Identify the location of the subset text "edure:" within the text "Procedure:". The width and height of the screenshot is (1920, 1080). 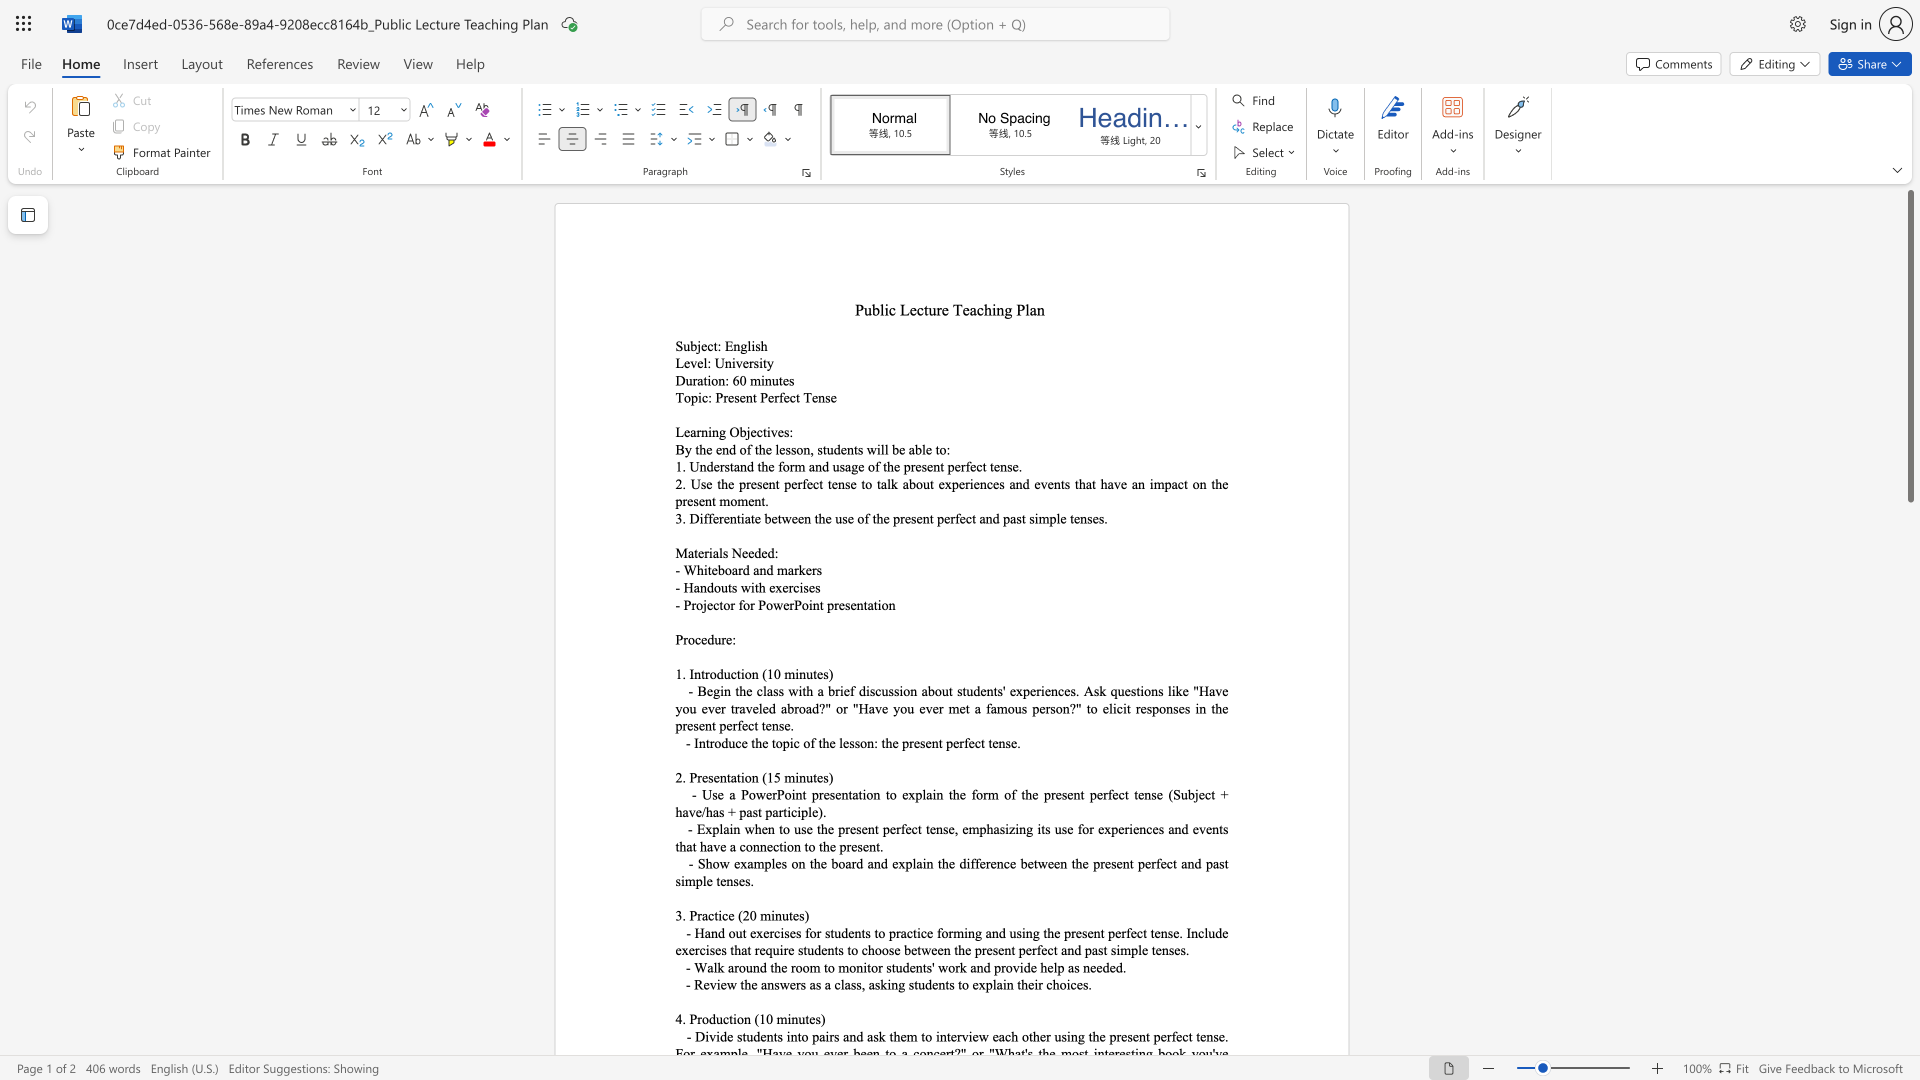
(701, 639).